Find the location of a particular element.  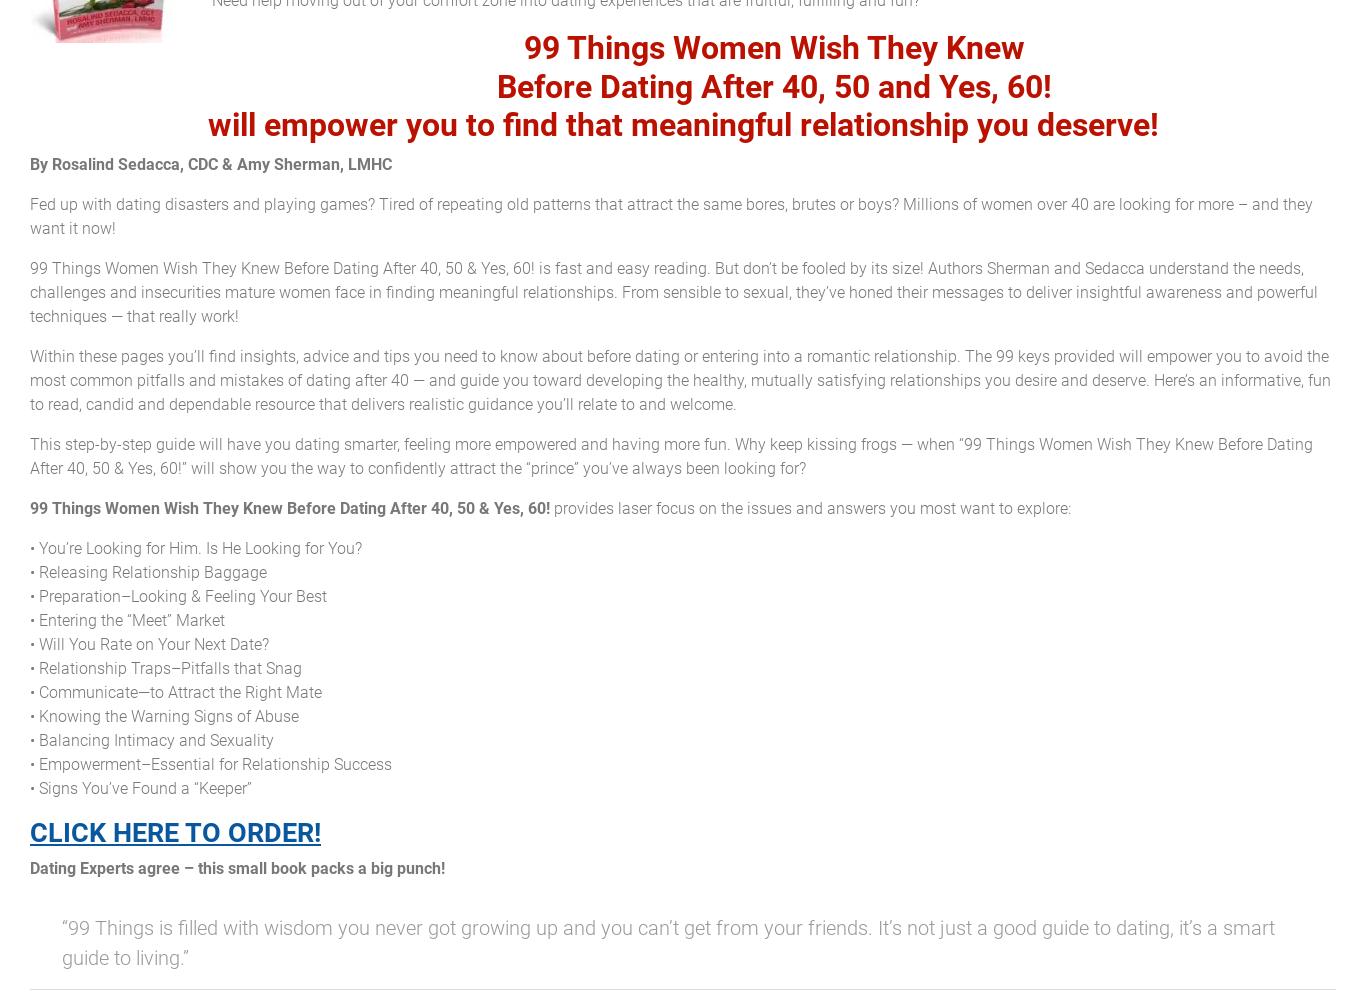

'• Entering the “Meet” Market' is located at coordinates (126, 618).